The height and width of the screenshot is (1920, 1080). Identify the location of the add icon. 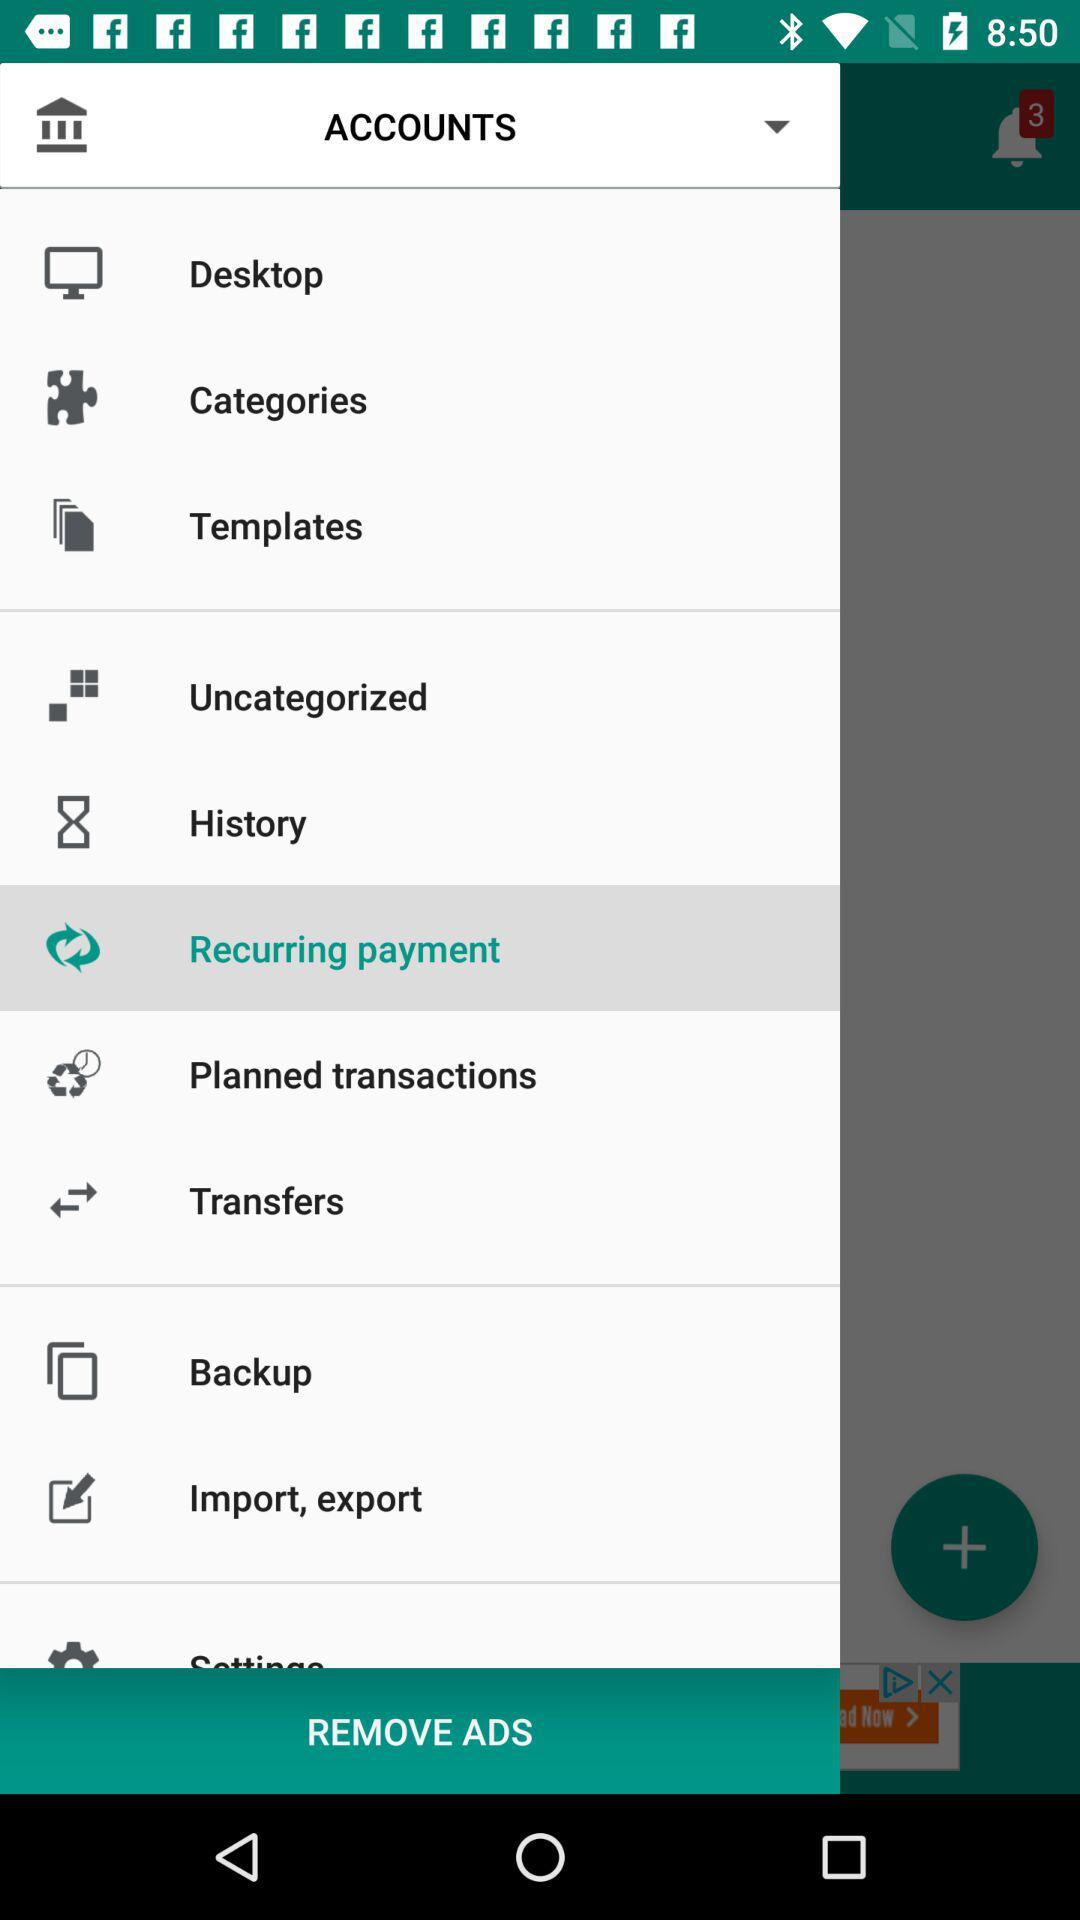
(963, 1546).